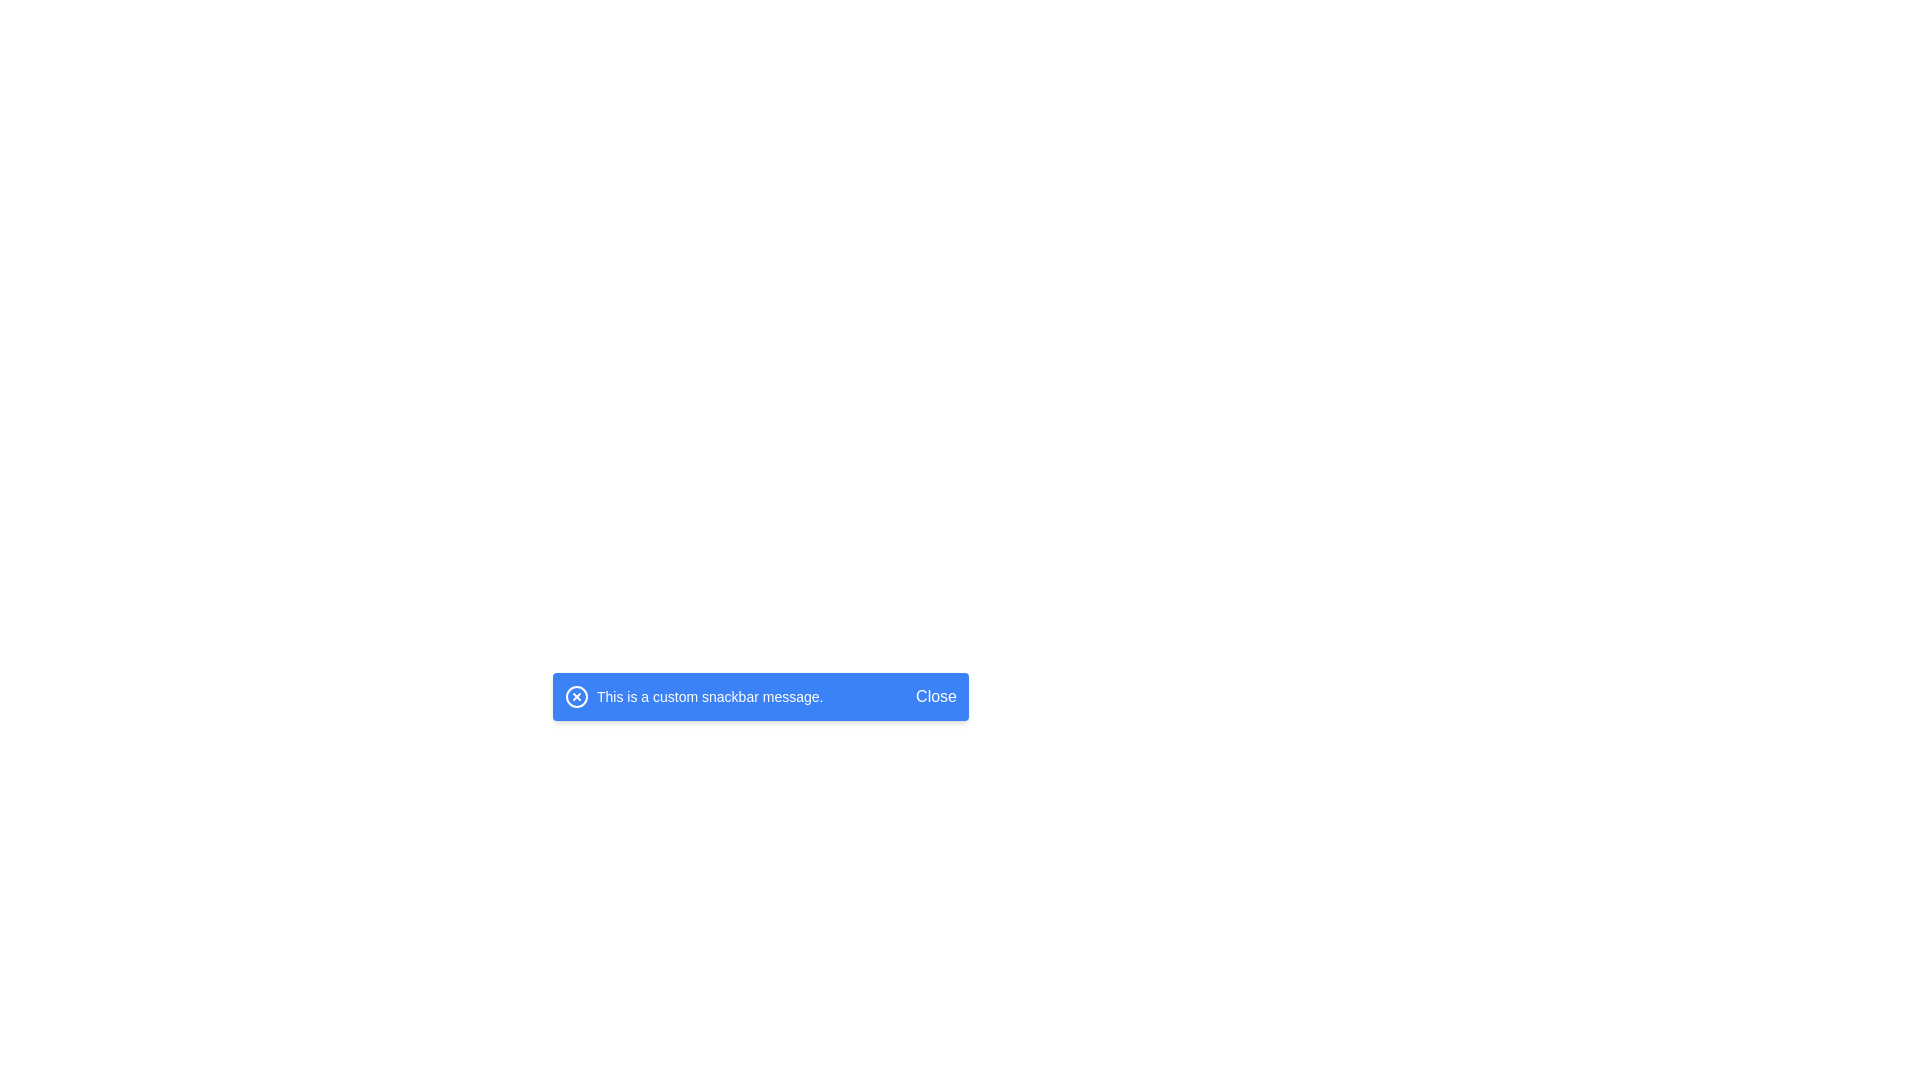 The image size is (1920, 1080). Describe the element at coordinates (760, 696) in the screenshot. I see `message displayed in the Snackbar Notification located at the bottom middle of the notification panel` at that location.